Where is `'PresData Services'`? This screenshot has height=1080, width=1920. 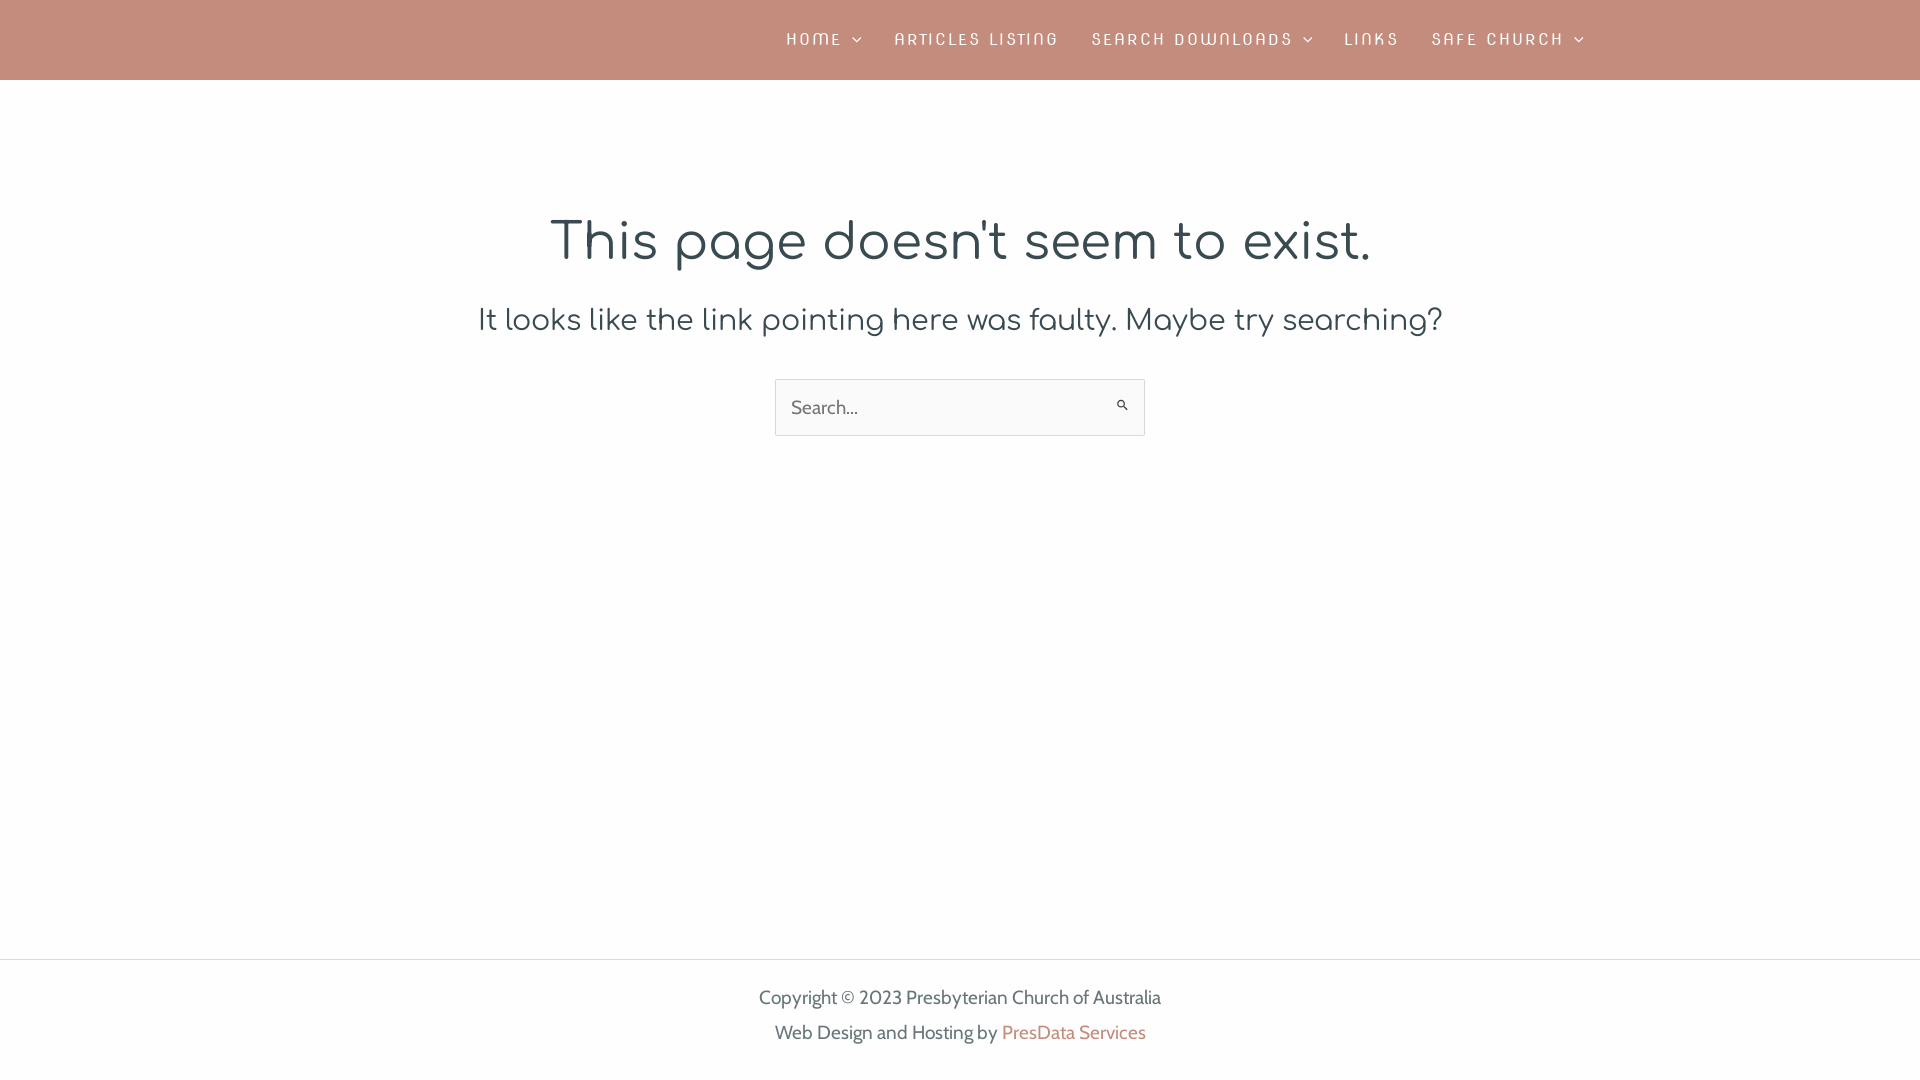
'PresData Services' is located at coordinates (1073, 1032).